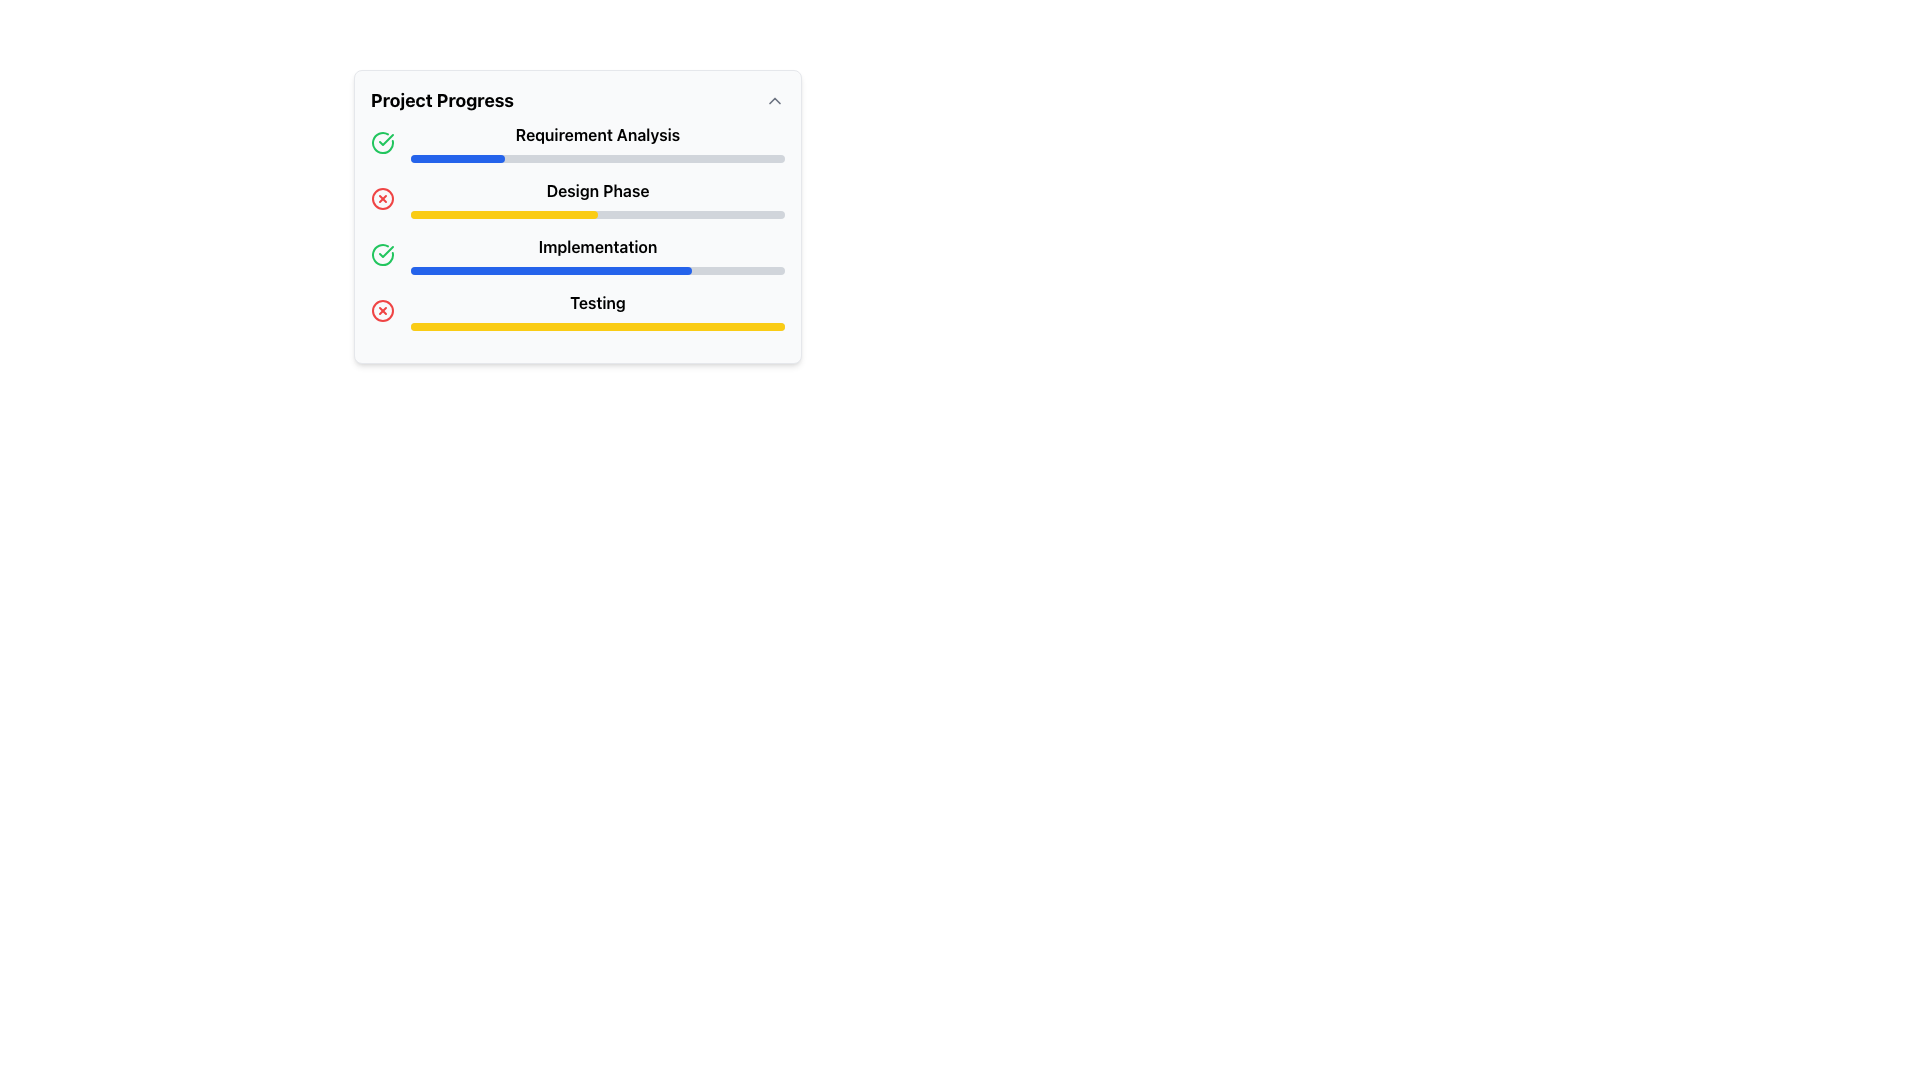 This screenshot has height=1080, width=1920. What do you see at coordinates (597, 191) in the screenshot?
I see `the 'Design Phase' text label in the progress tracker interface, which is displayed in bold sans-serif font and positioned between 'Requirement Analysis' and 'Implementation'` at bounding box center [597, 191].